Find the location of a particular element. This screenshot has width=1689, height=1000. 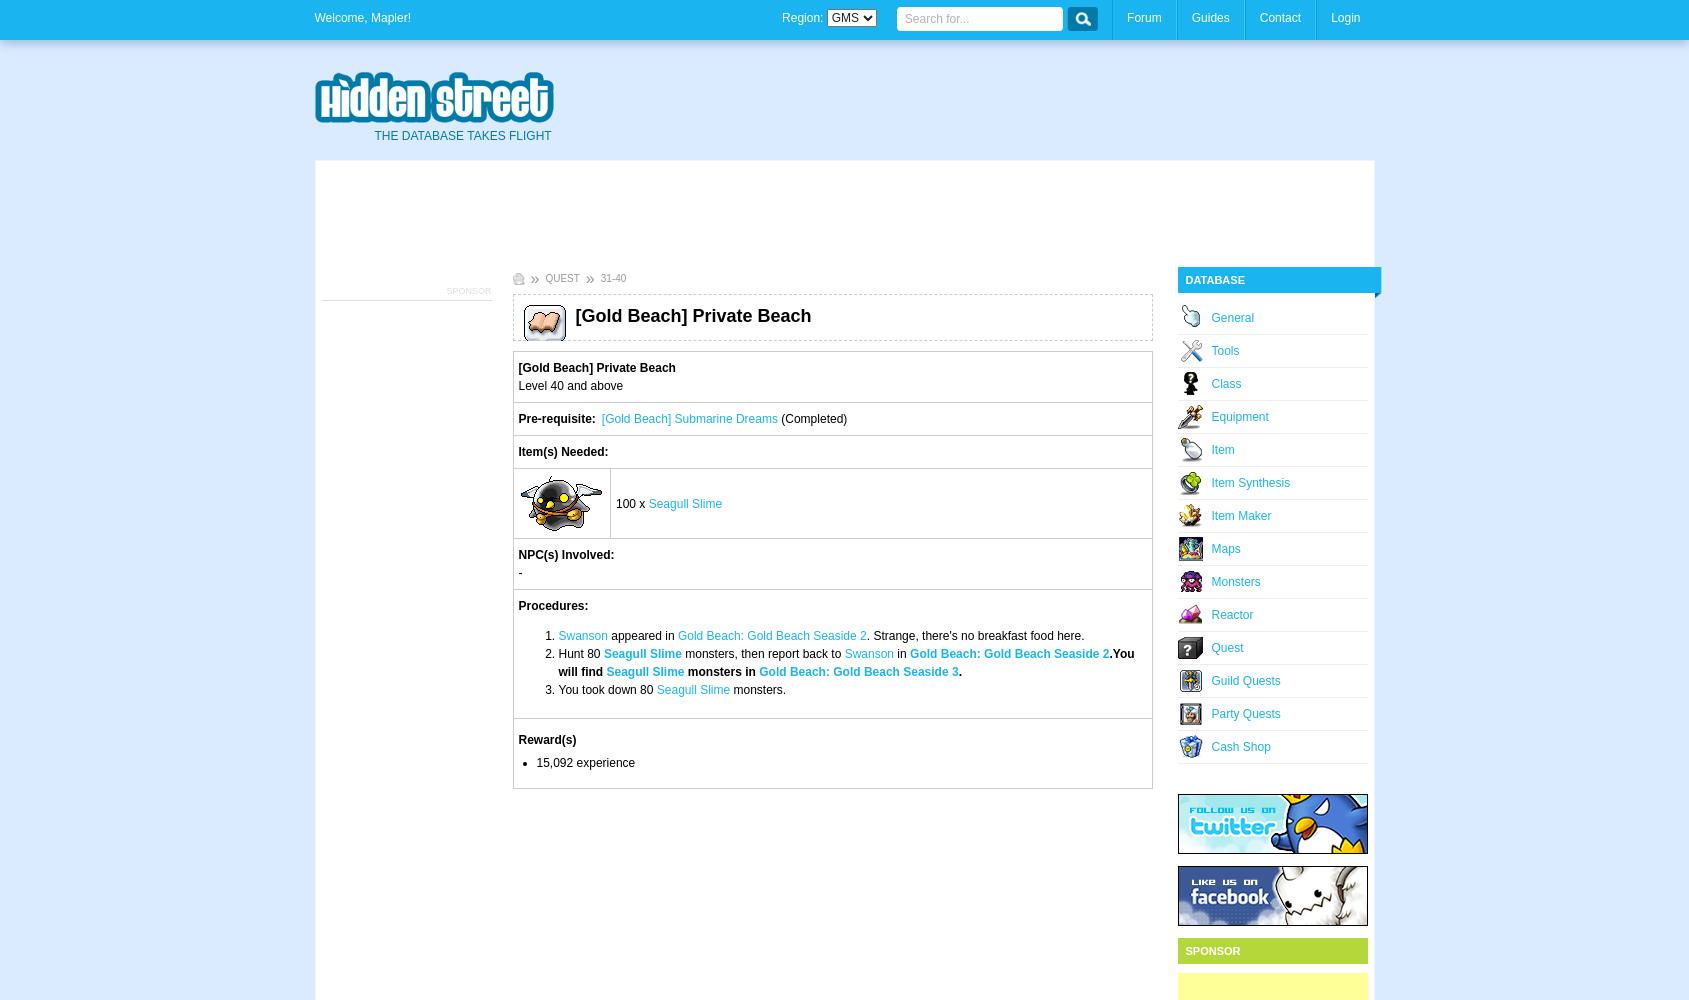

'The Database Takes Flight' is located at coordinates (461, 136).